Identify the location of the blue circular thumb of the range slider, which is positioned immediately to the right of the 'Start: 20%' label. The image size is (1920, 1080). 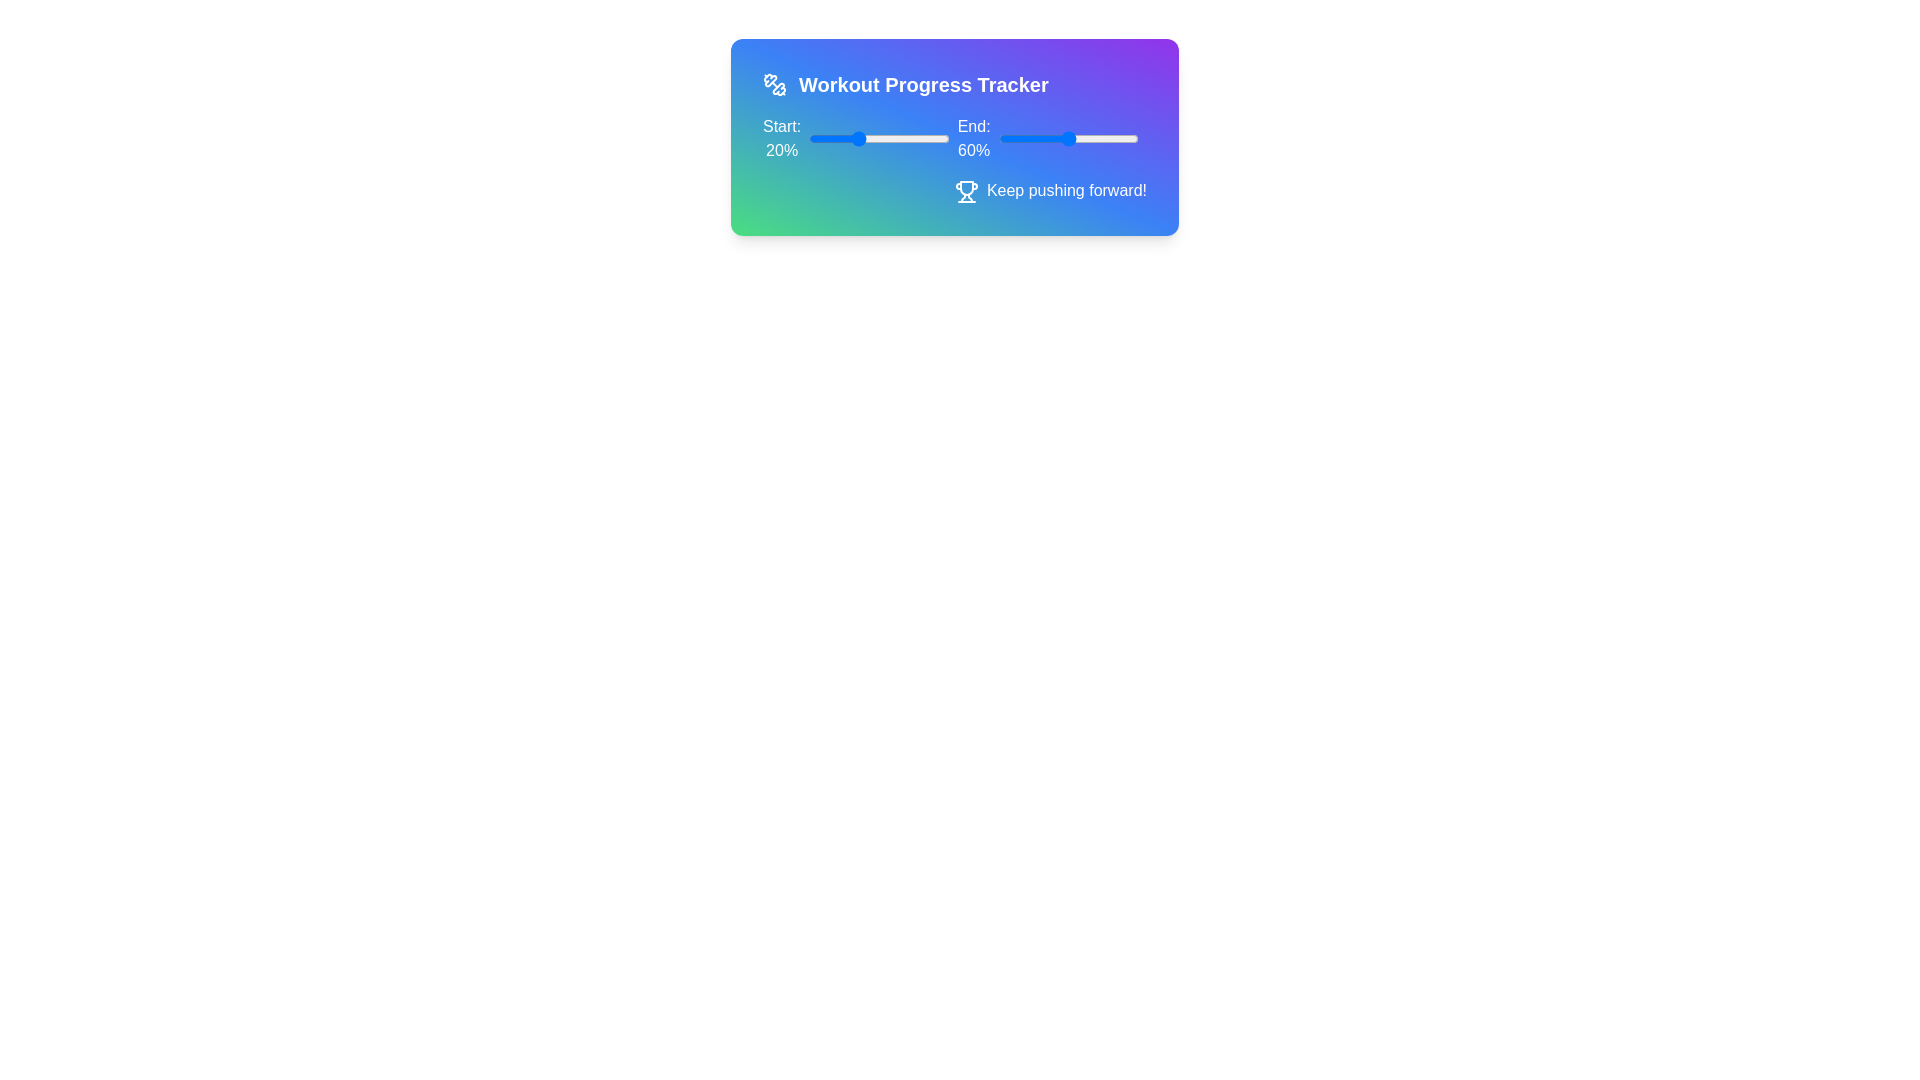
(879, 137).